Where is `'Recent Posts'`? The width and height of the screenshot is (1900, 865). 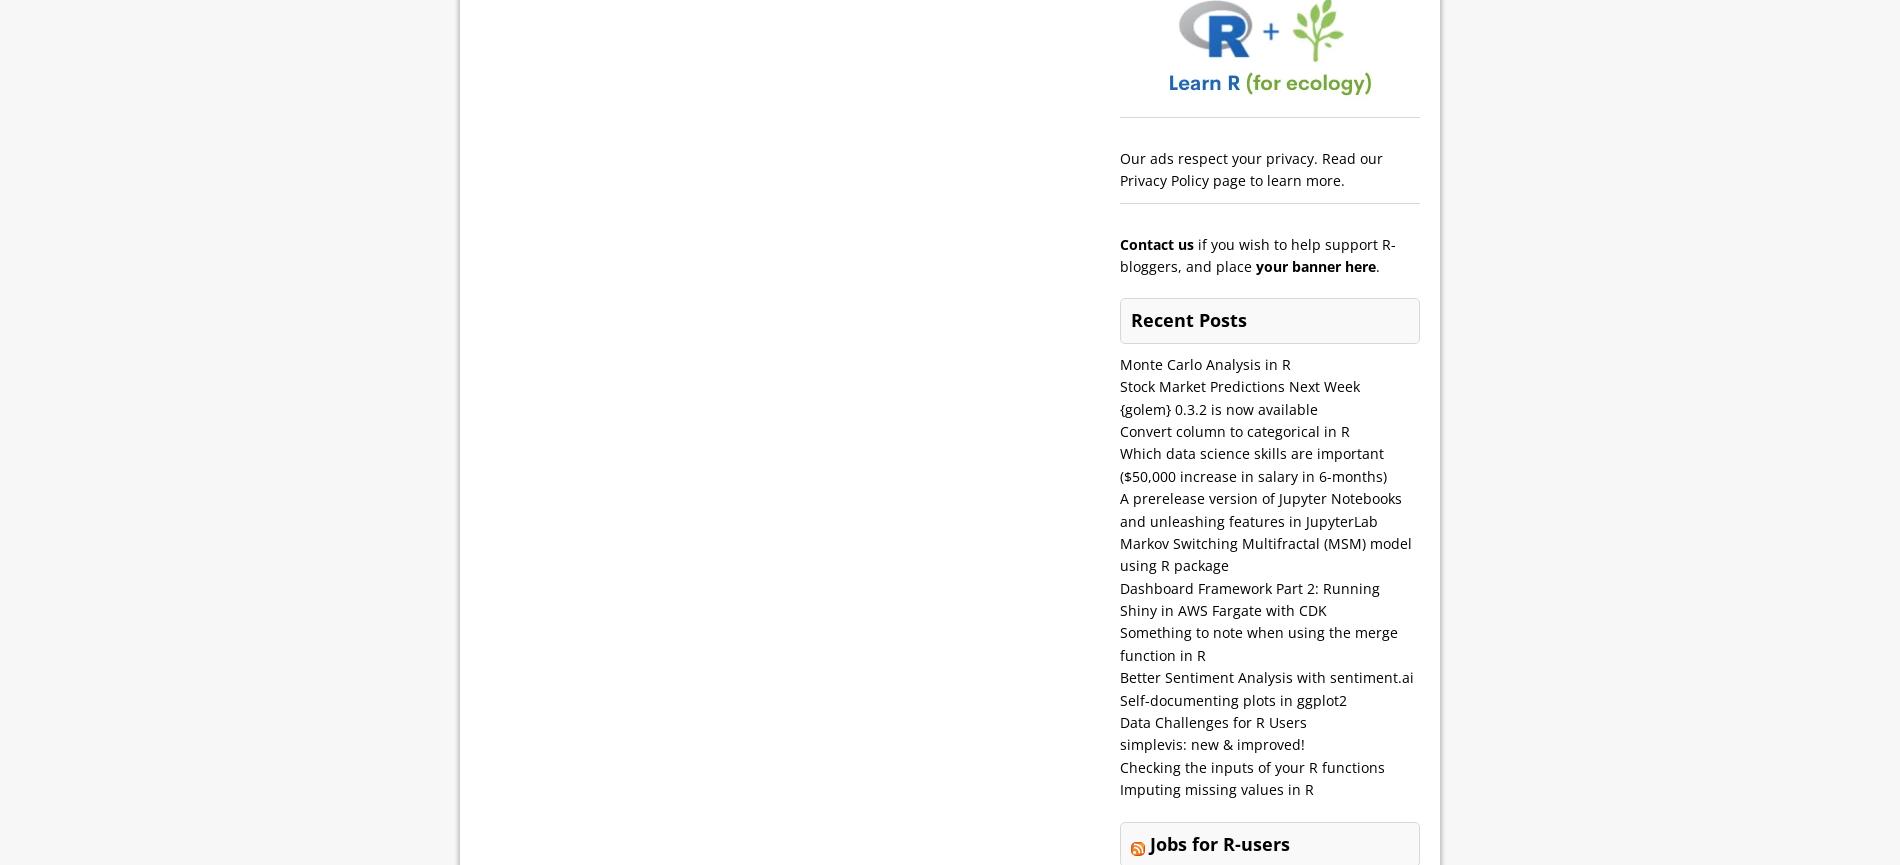
'Recent Posts' is located at coordinates (1188, 319).